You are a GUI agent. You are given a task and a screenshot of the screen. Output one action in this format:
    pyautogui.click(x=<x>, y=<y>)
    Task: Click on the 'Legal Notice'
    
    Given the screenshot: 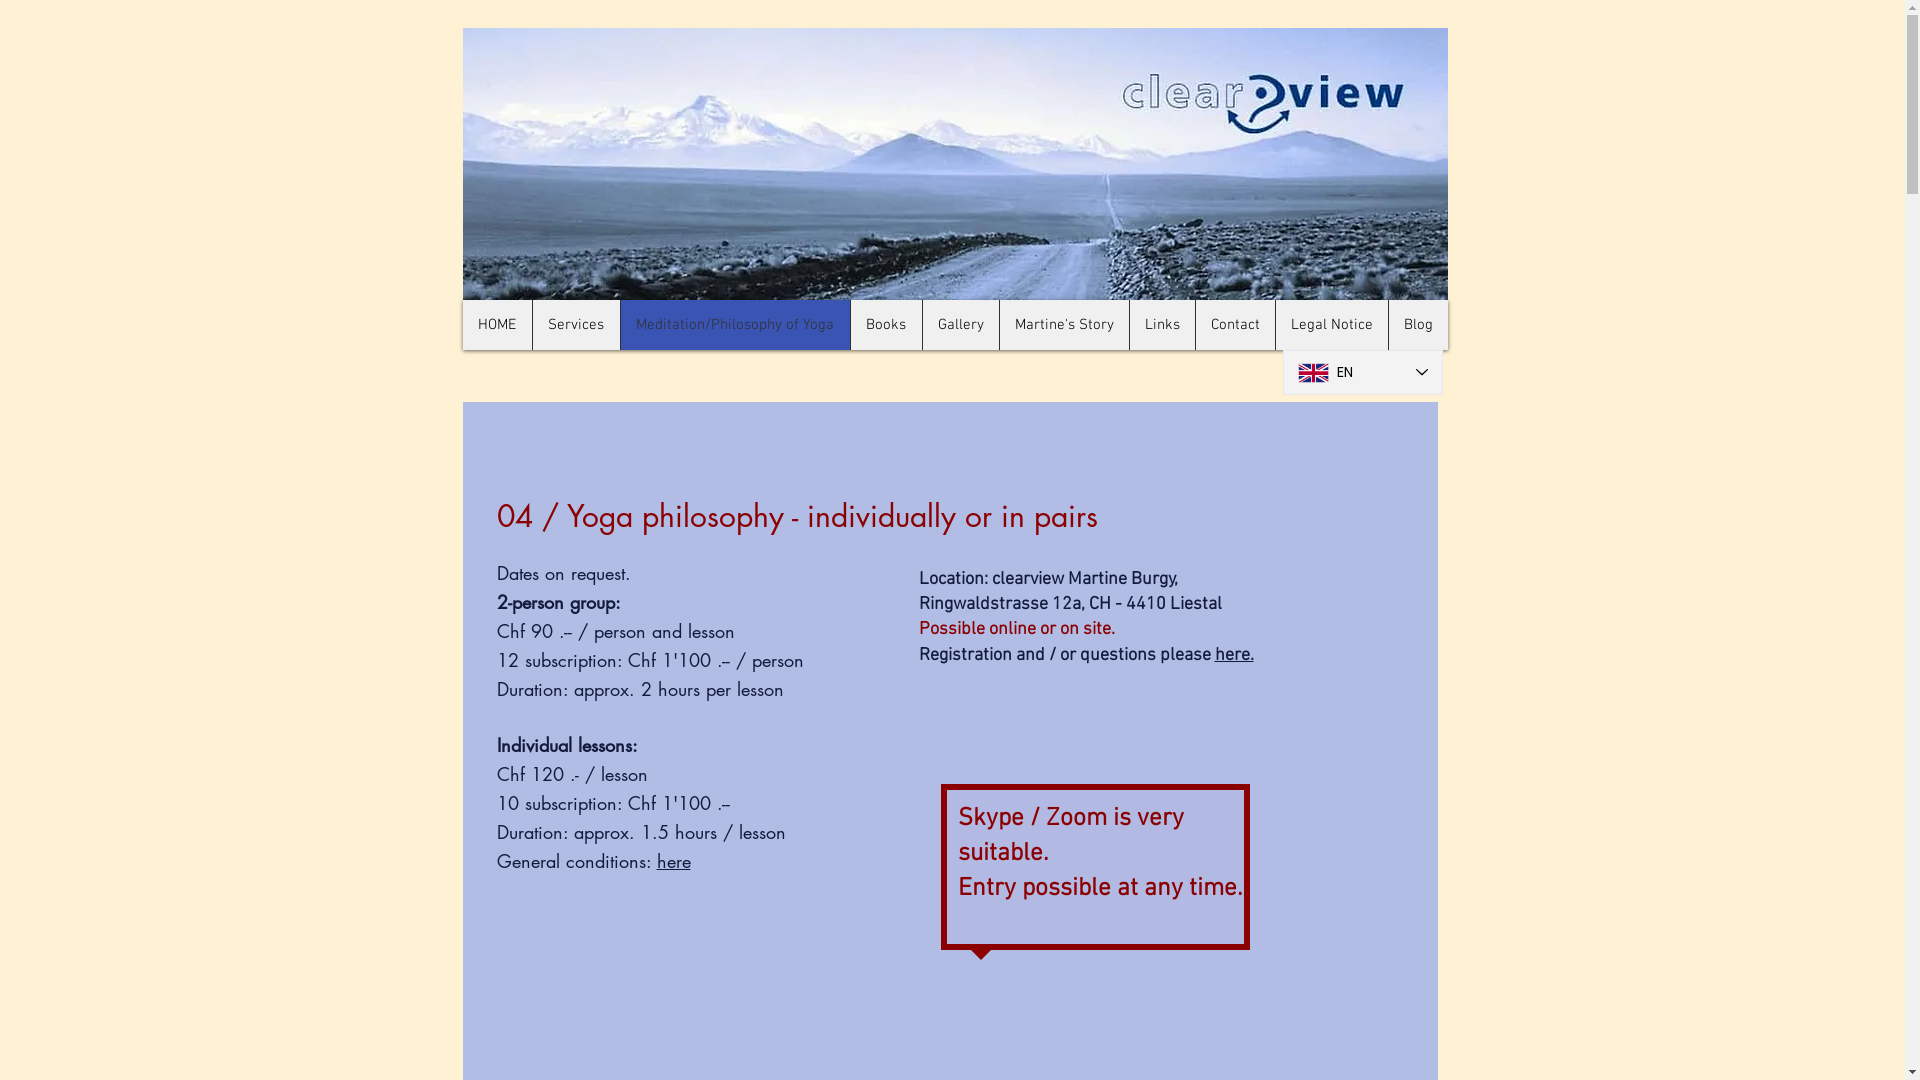 What is the action you would take?
    pyautogui.click(x=1330, y=323)
    